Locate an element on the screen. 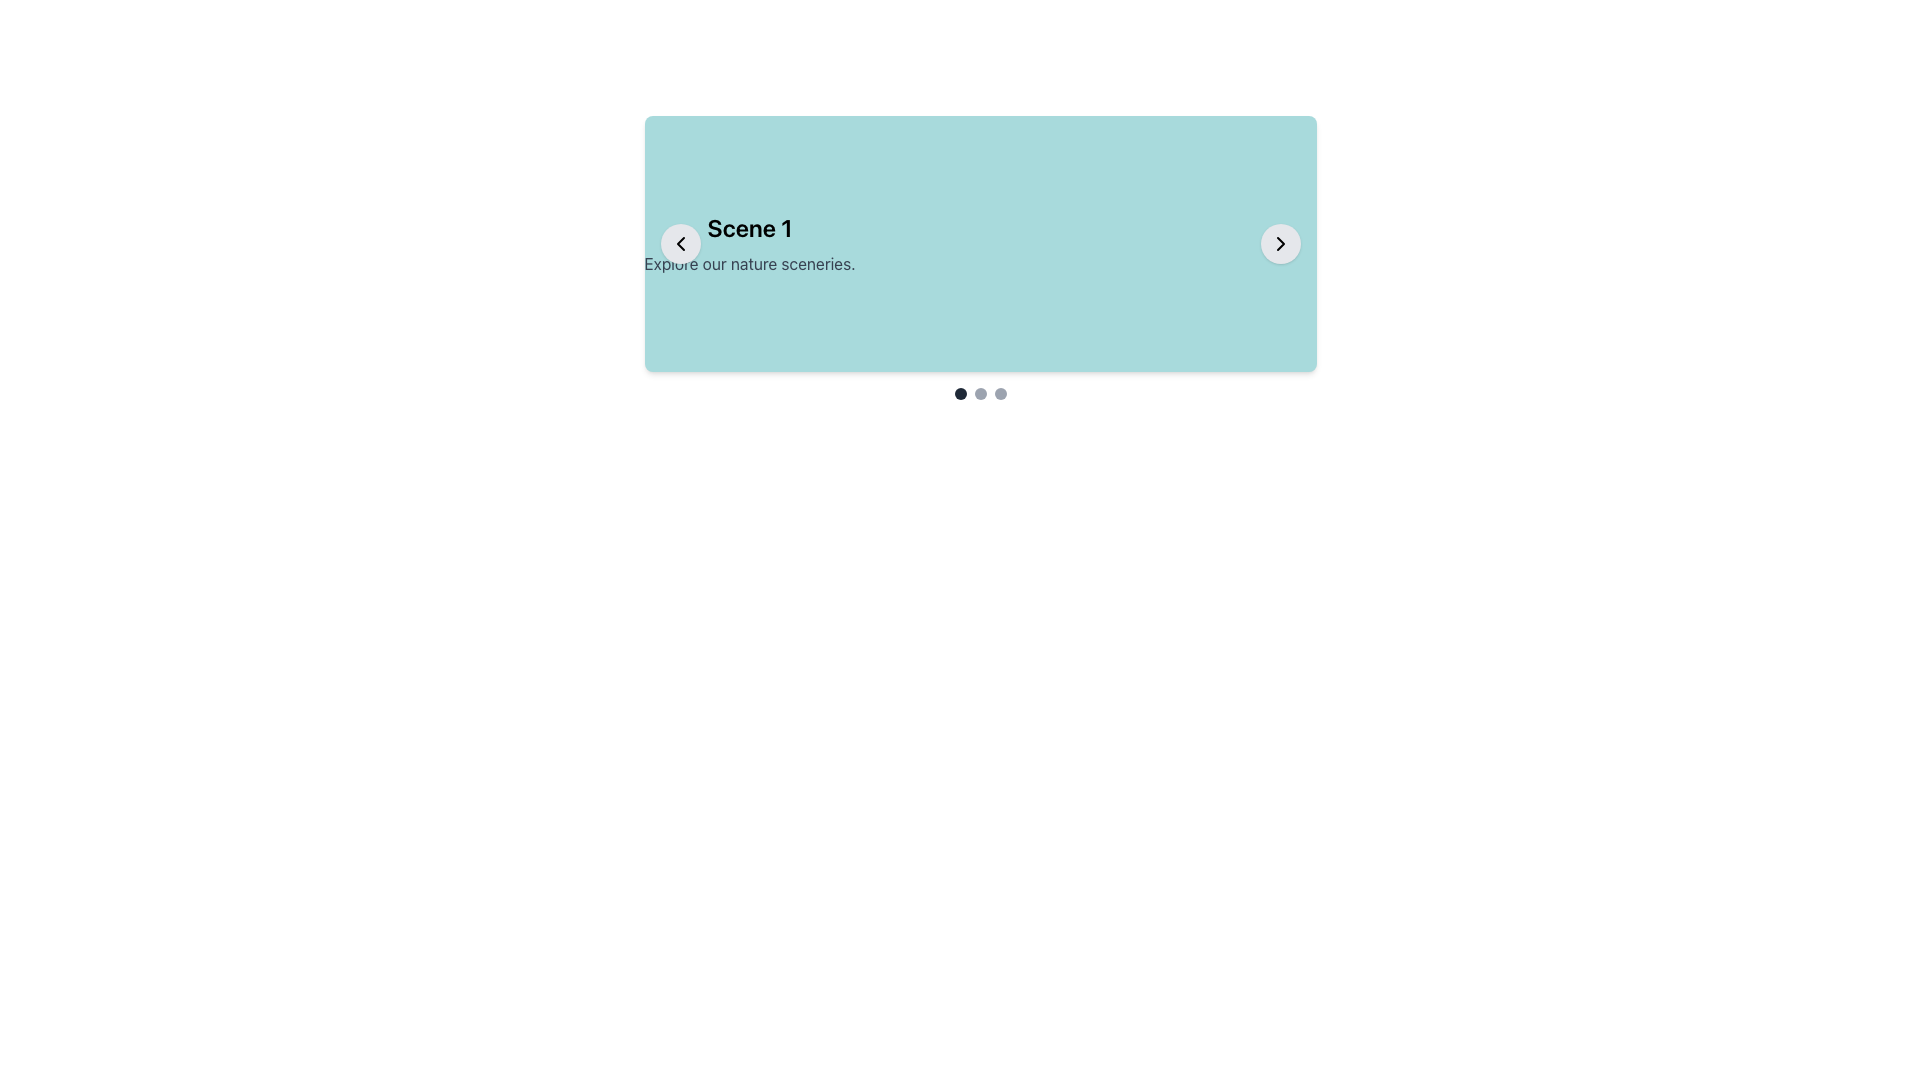 The image size is (1920, 1080). the left-facing chevron icon button located adjacent to the text content starting with 'Scene 1' is located at coordinates (680, 242).